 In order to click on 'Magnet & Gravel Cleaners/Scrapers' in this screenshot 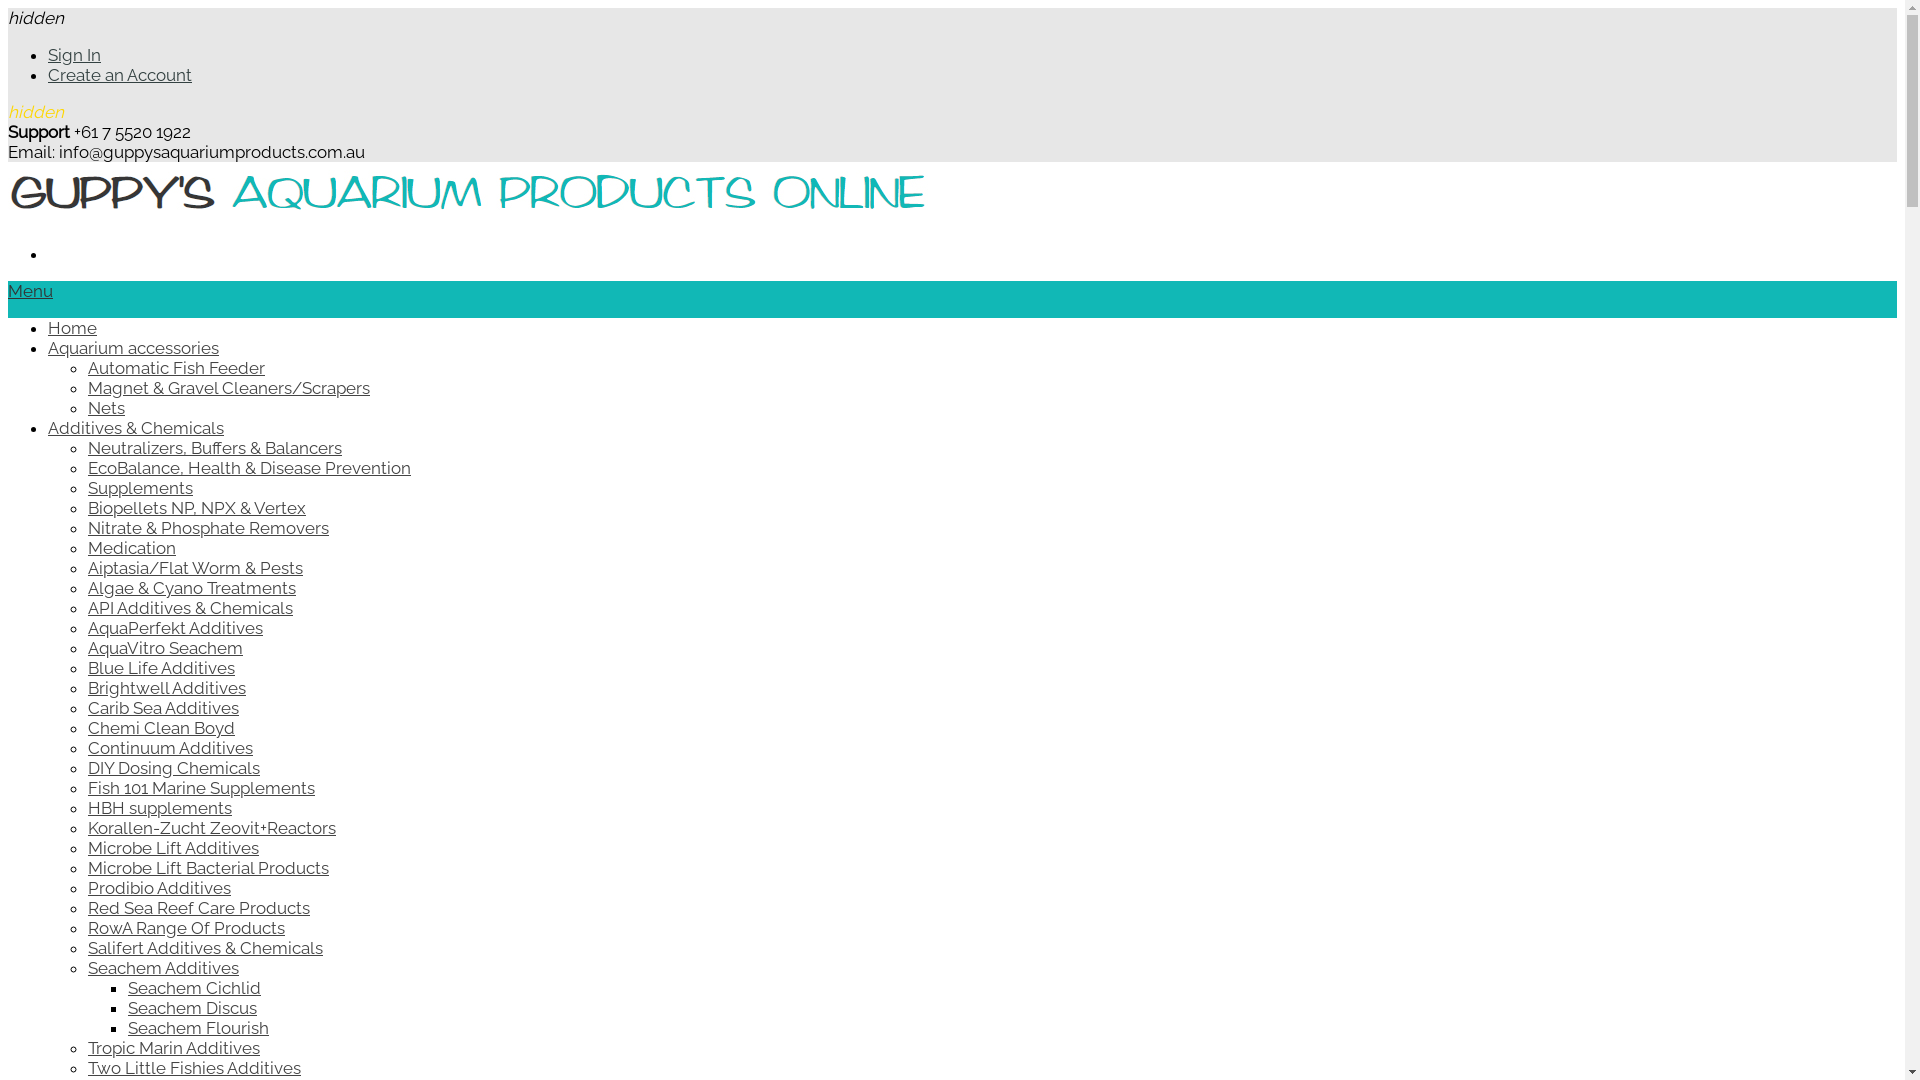, I will do `click(86, 388)`.